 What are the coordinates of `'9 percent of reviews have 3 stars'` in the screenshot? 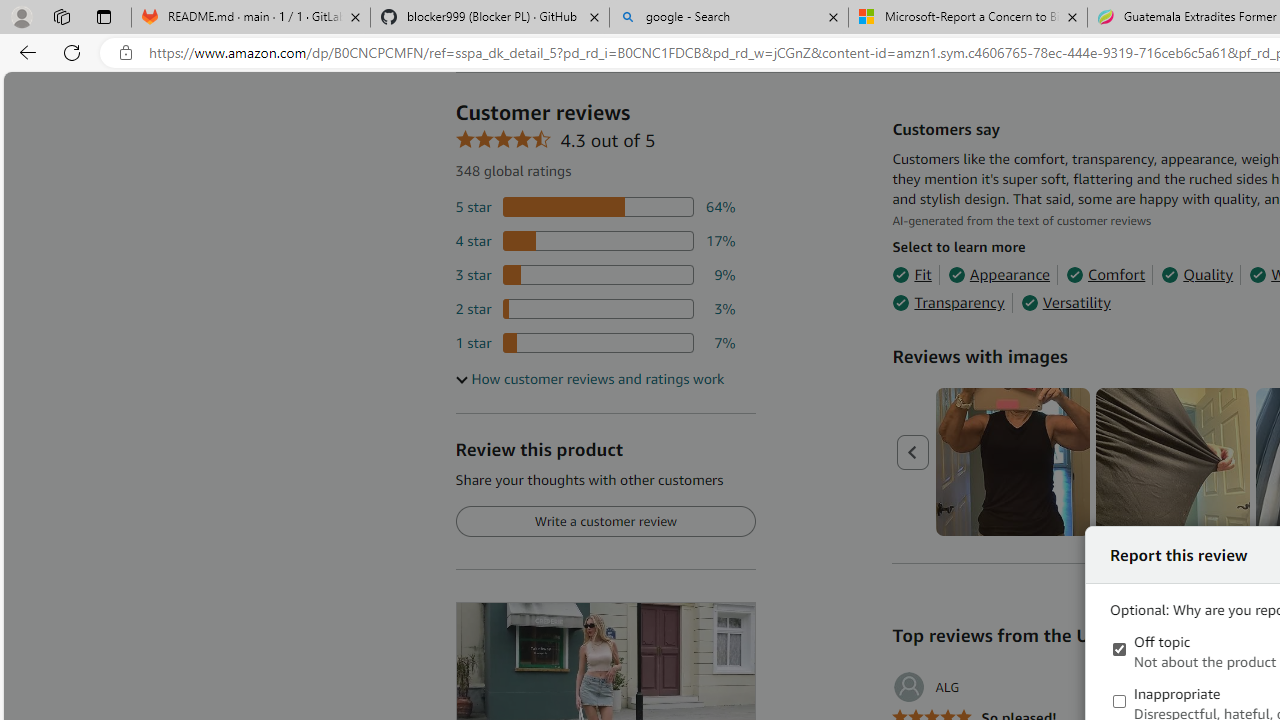 It's located at (594, 275).